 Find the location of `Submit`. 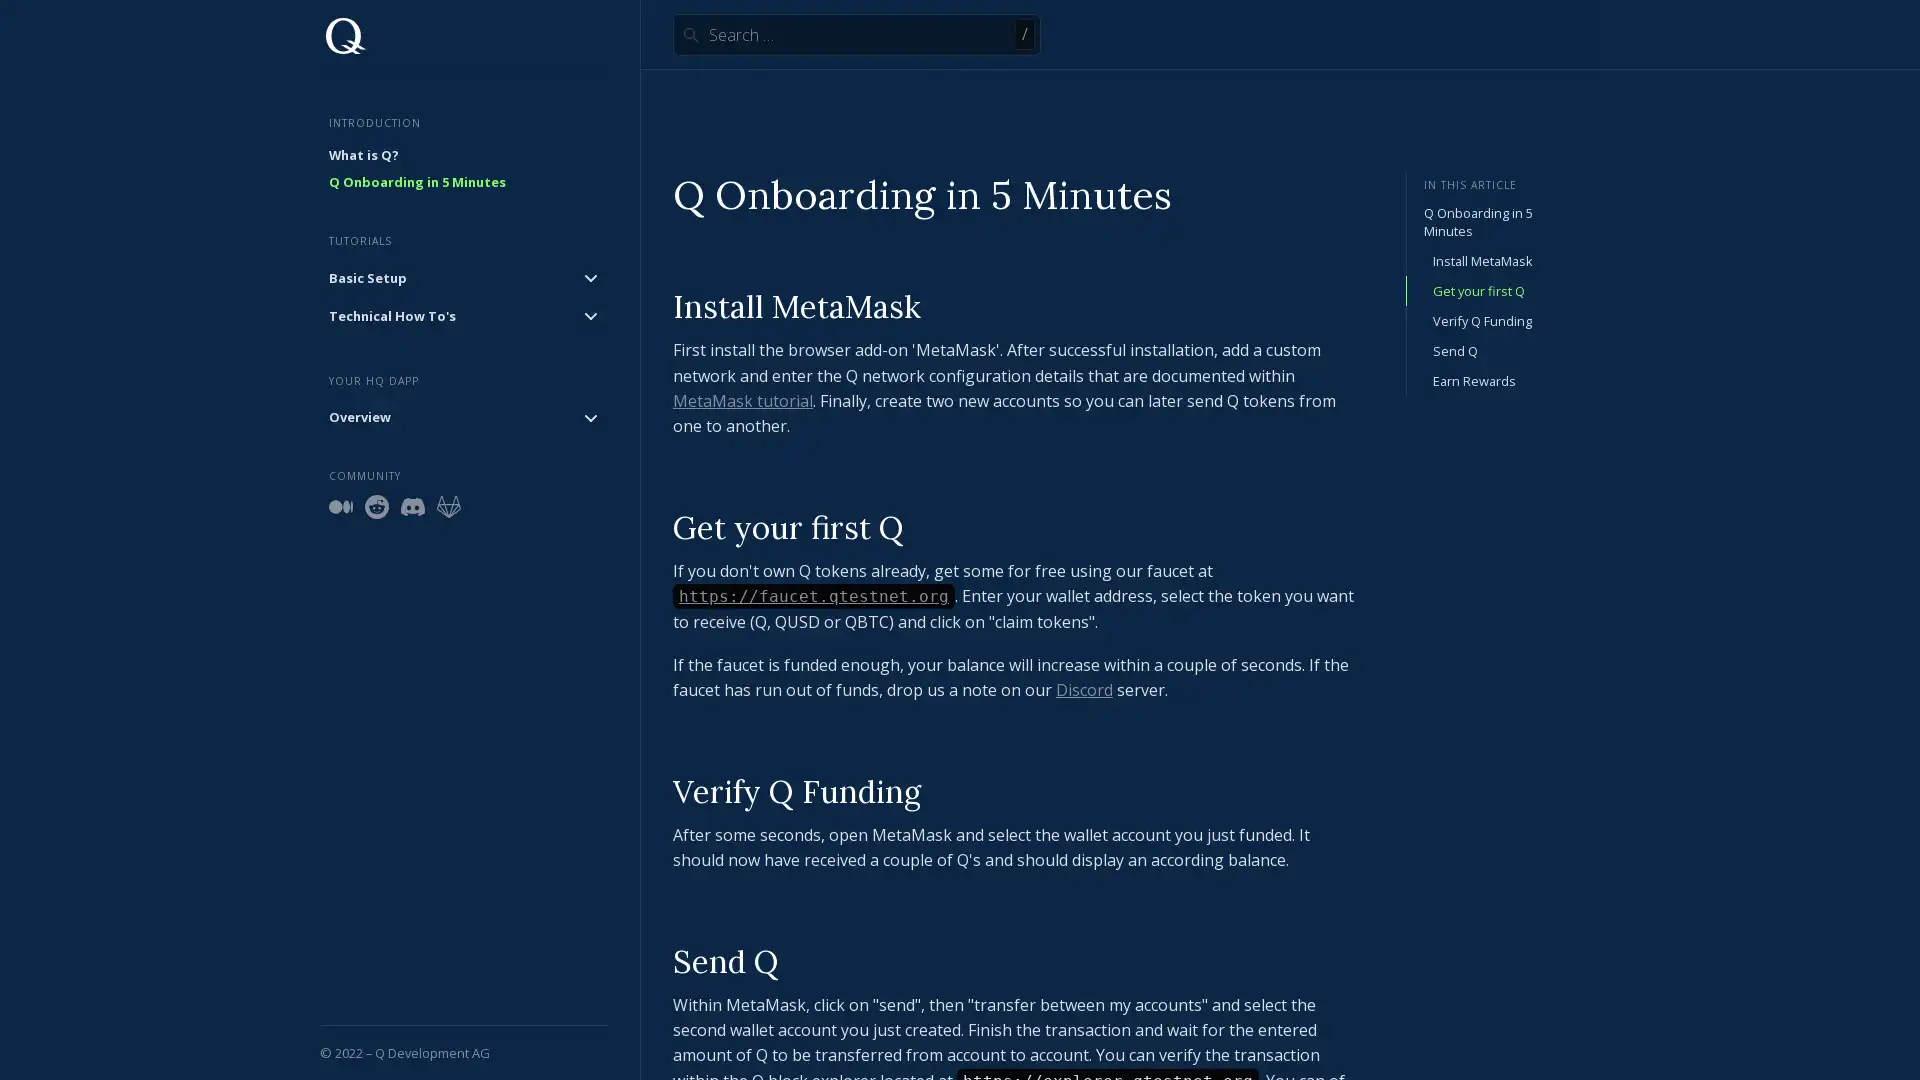

Submit is located at coordinates (690, 34).